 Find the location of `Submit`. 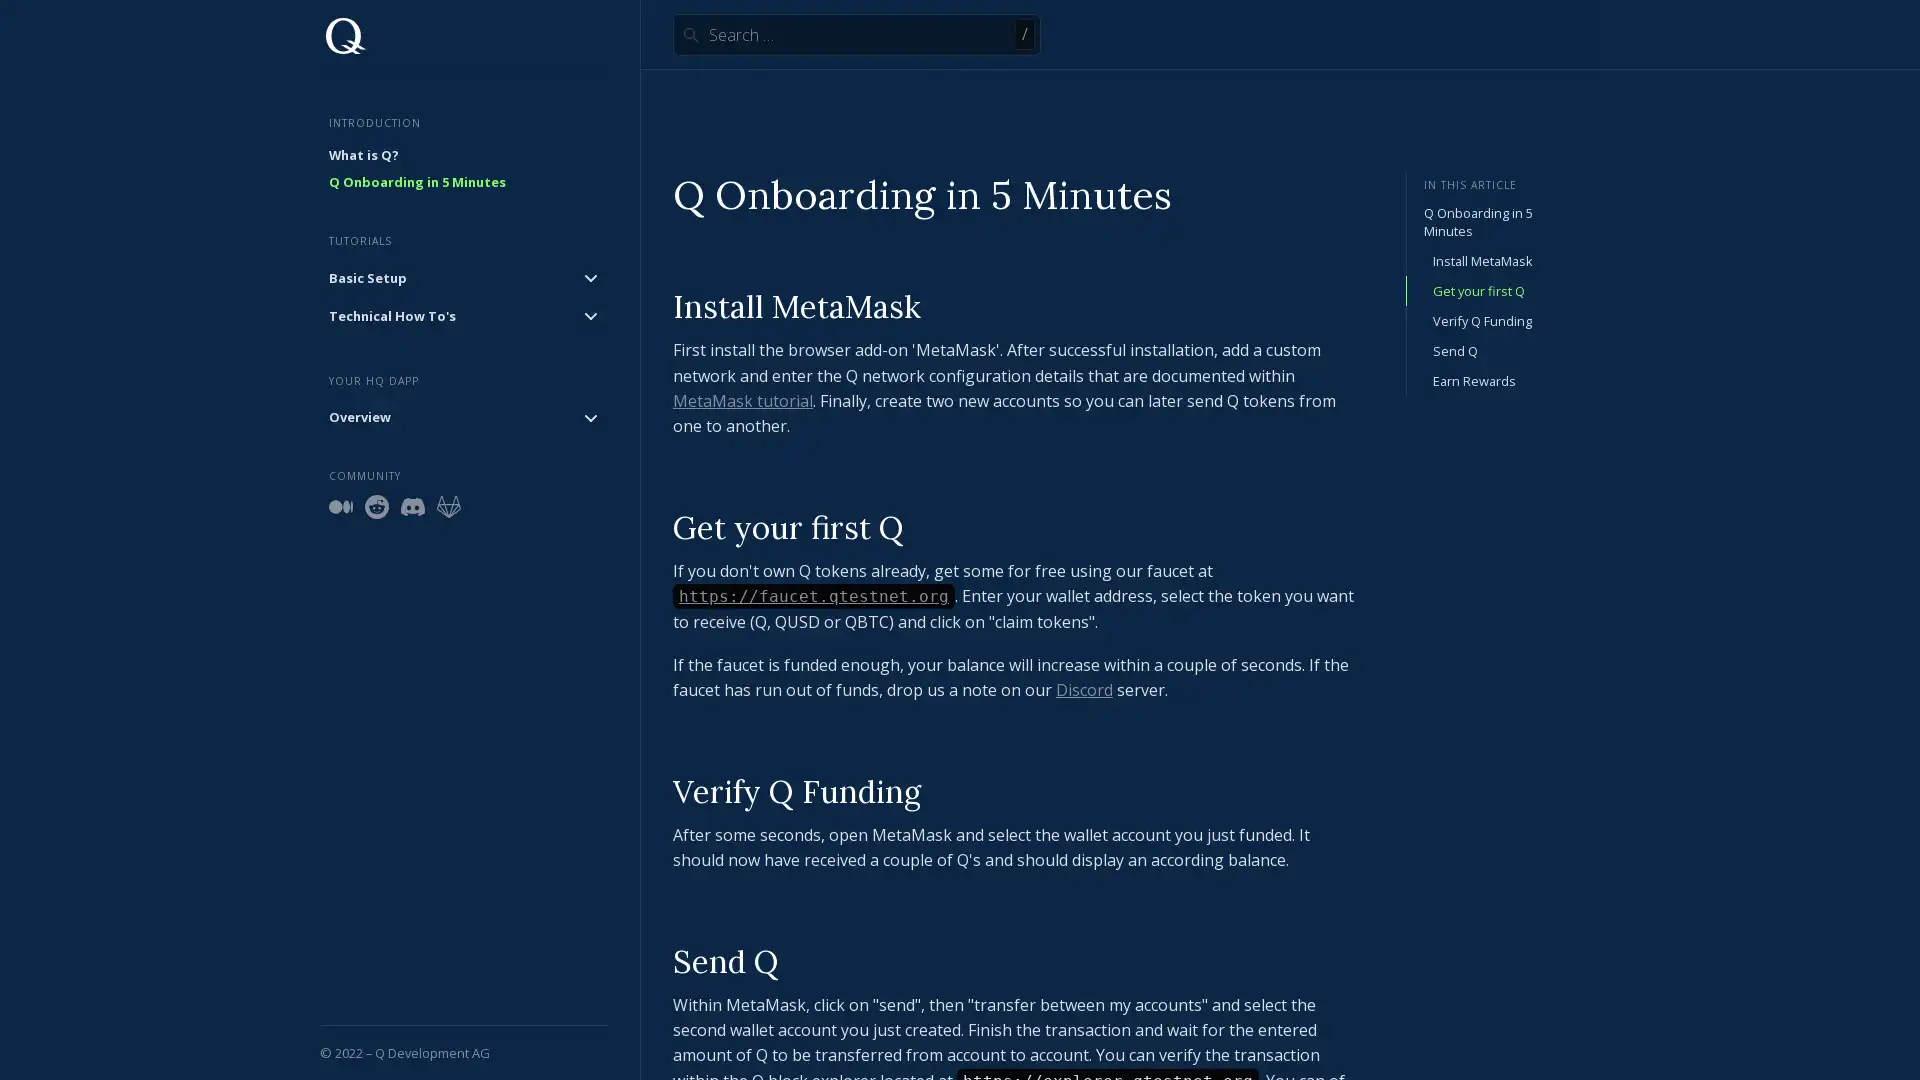

Submit is located at coordinates (690, 34).